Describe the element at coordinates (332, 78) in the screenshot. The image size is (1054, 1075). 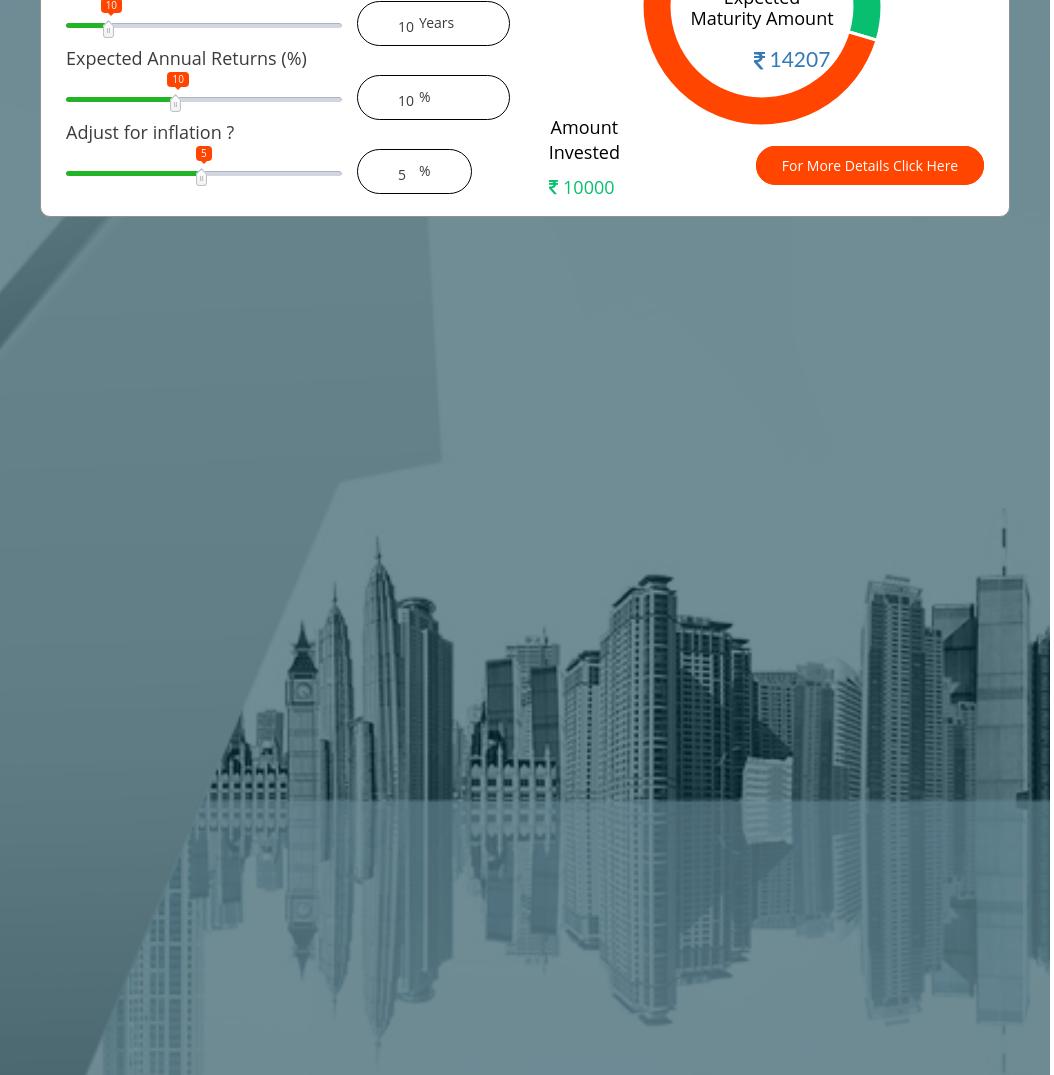
I see `'25'` at that location.